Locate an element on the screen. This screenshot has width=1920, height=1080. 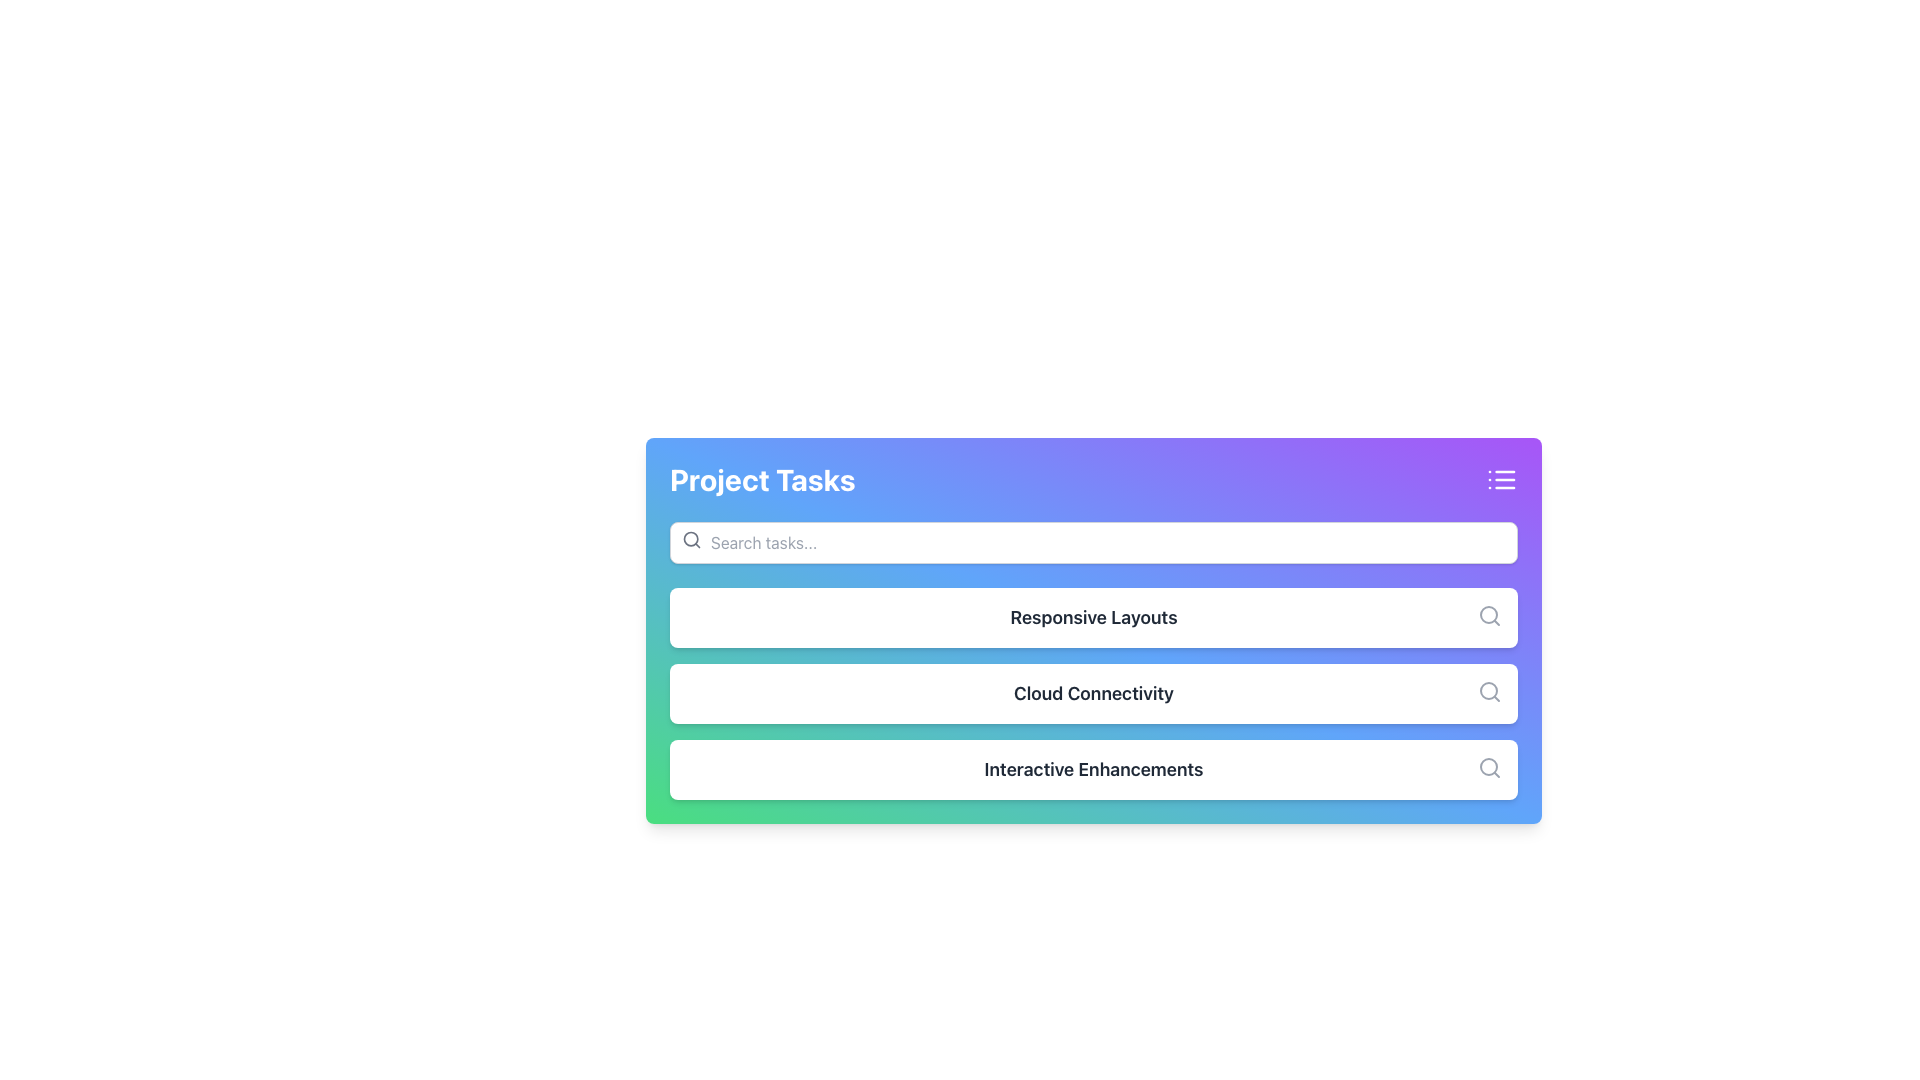
the text label located on the second row of the vertically stacked list of task items, which serves as a category identifier for associated content is located at coordinates (1093, 693).